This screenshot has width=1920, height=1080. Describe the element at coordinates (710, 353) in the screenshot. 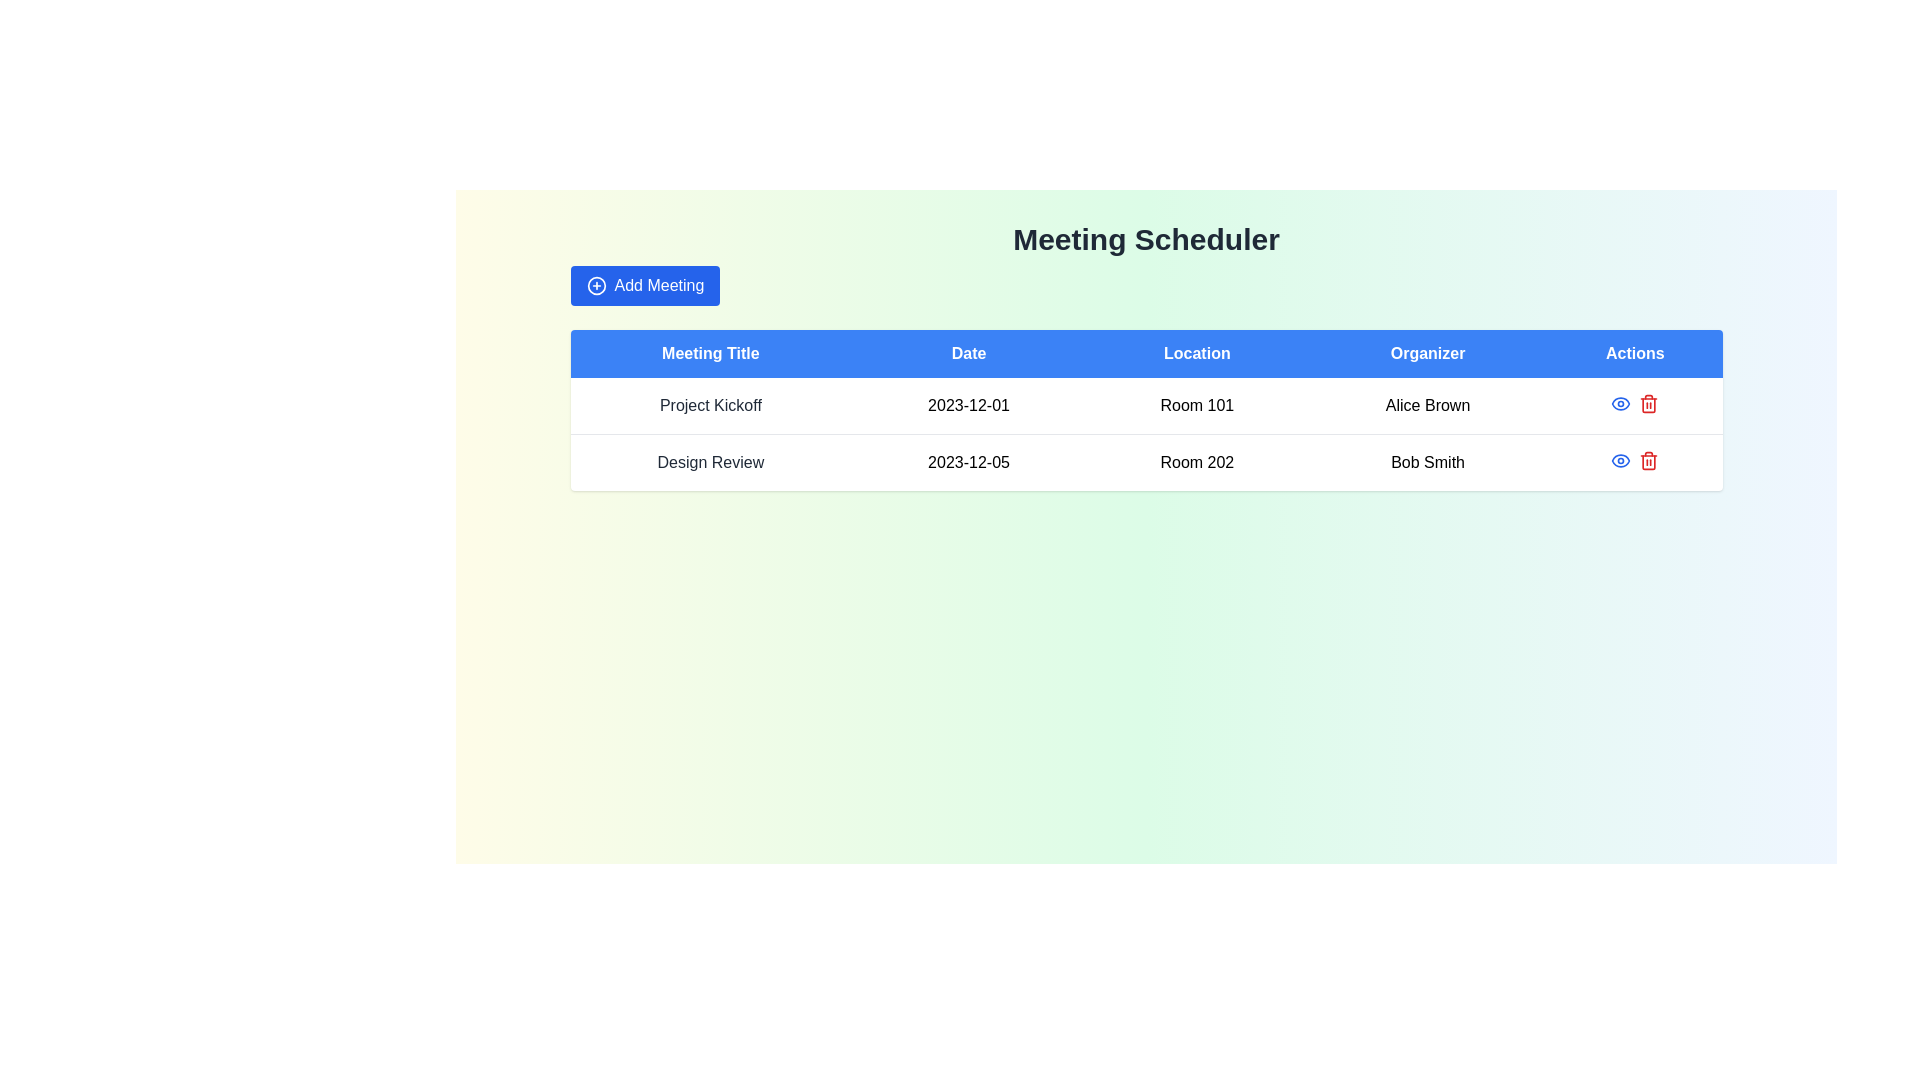

I see `the 'Meeting Title' text label, which is styled in white against a blue background and located as the first column heading in a table layout` at that location.